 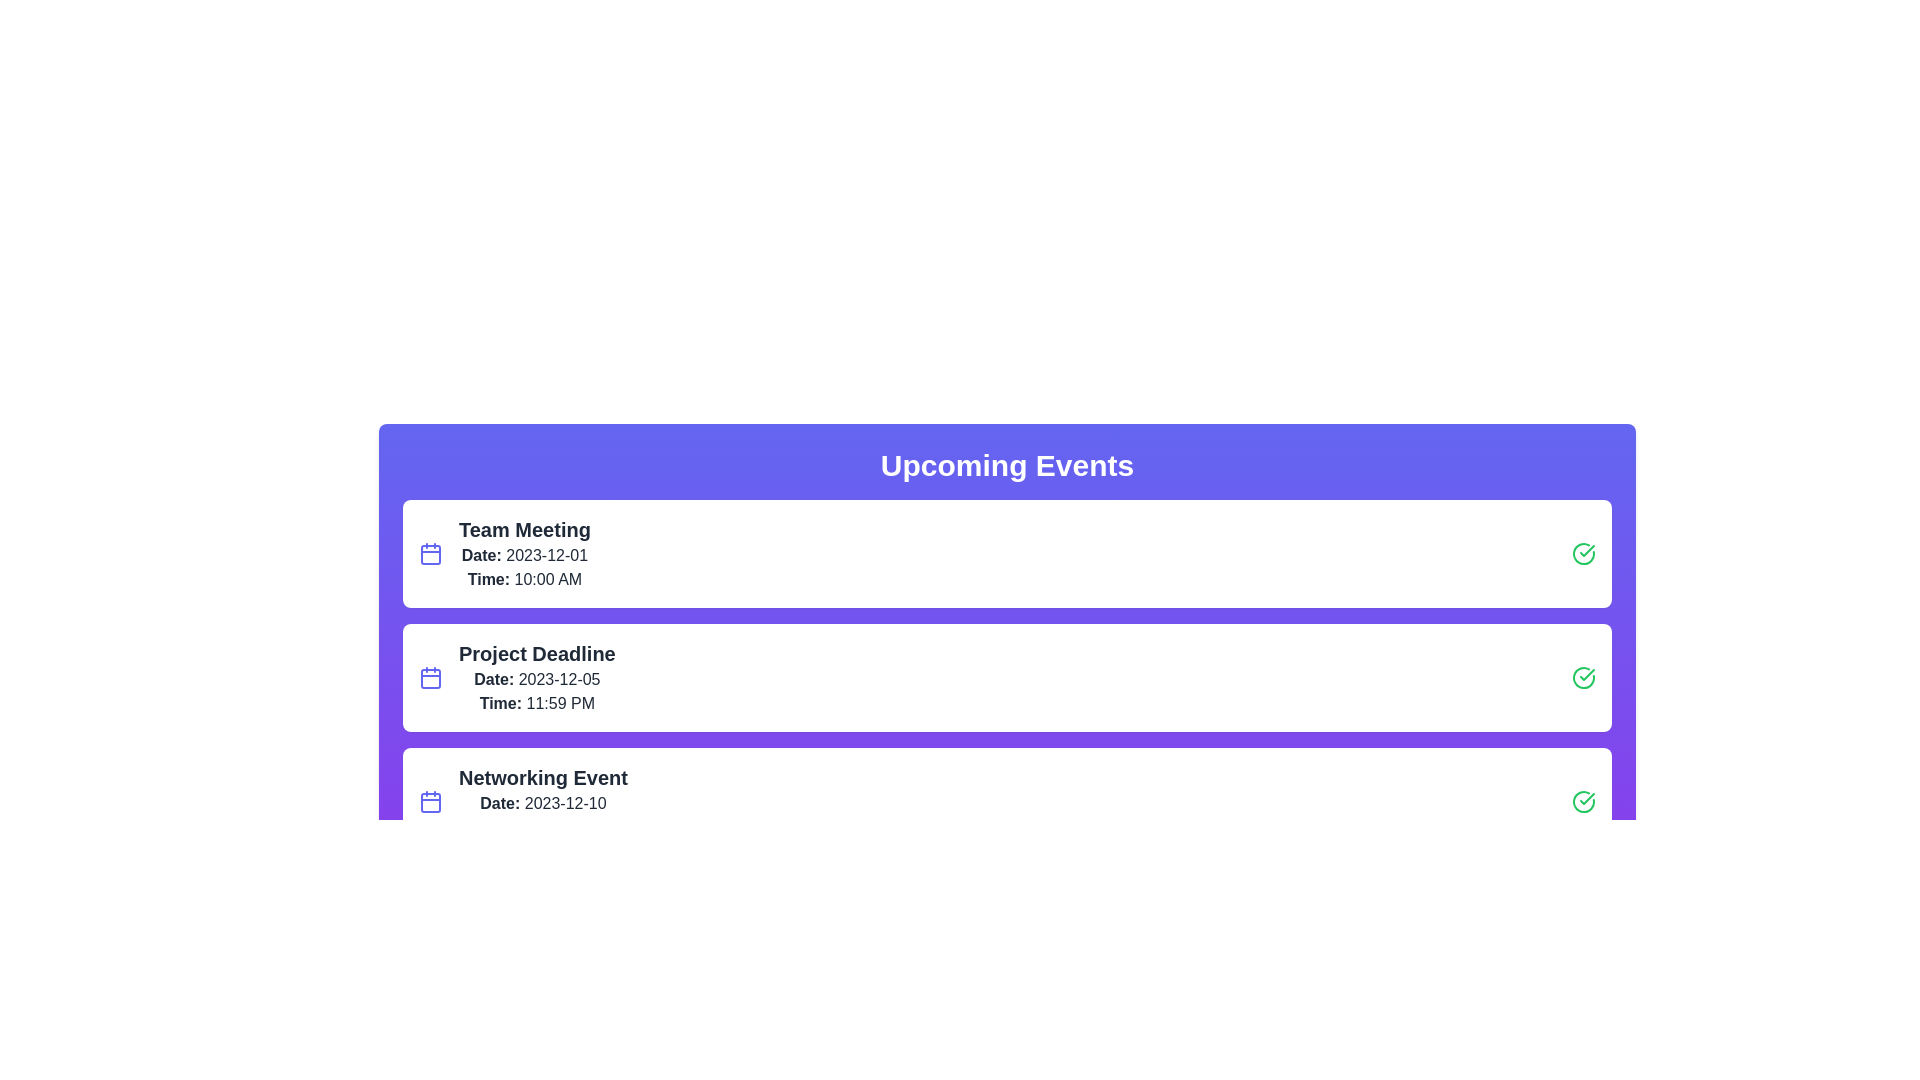 What do you see at coordinates (430, 554) in the screenshot?
I see `the calendar icon located at the top-left corner of the 'Team Meeting' card, which is adjacent to the heading text` at bounding box center [430, 554].